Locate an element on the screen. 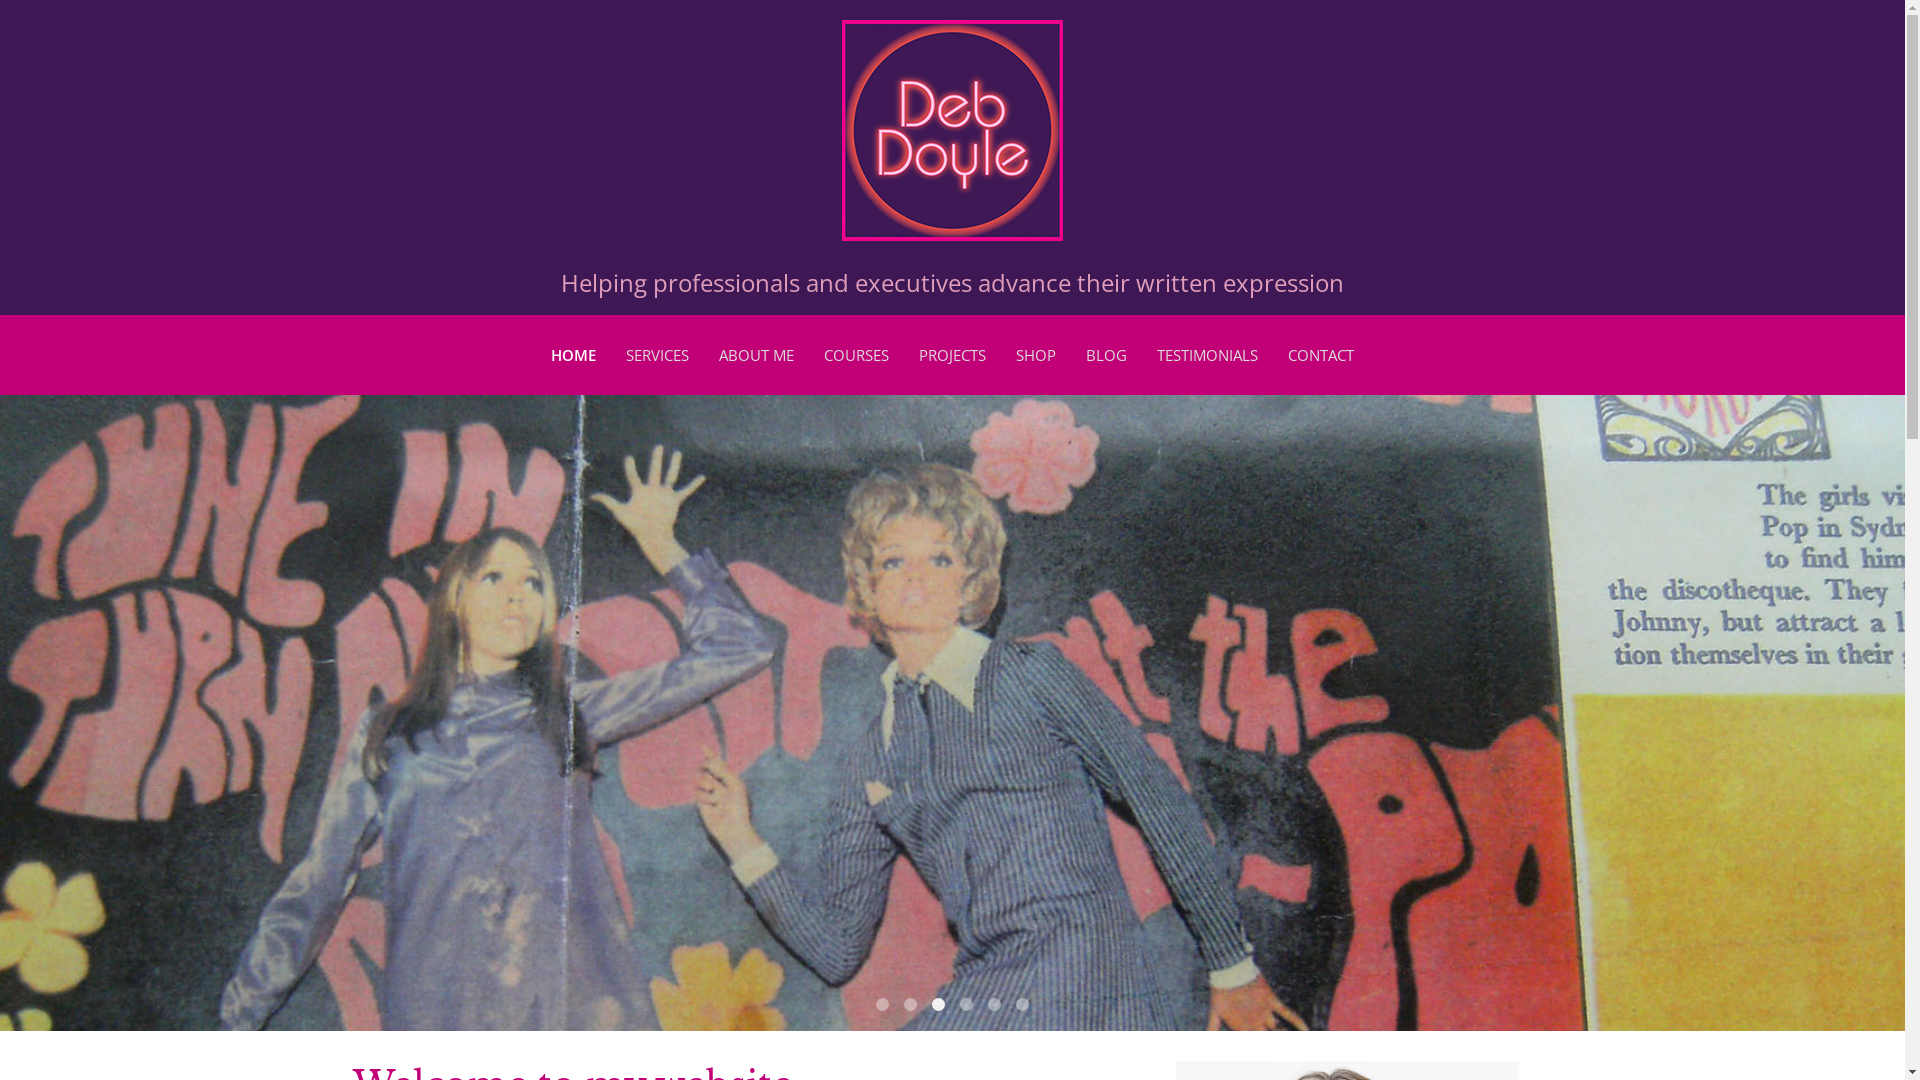 Image resolution: width=1920 pixels, height=1080 pixels. '4a' is located at coordinates (966, 1004).